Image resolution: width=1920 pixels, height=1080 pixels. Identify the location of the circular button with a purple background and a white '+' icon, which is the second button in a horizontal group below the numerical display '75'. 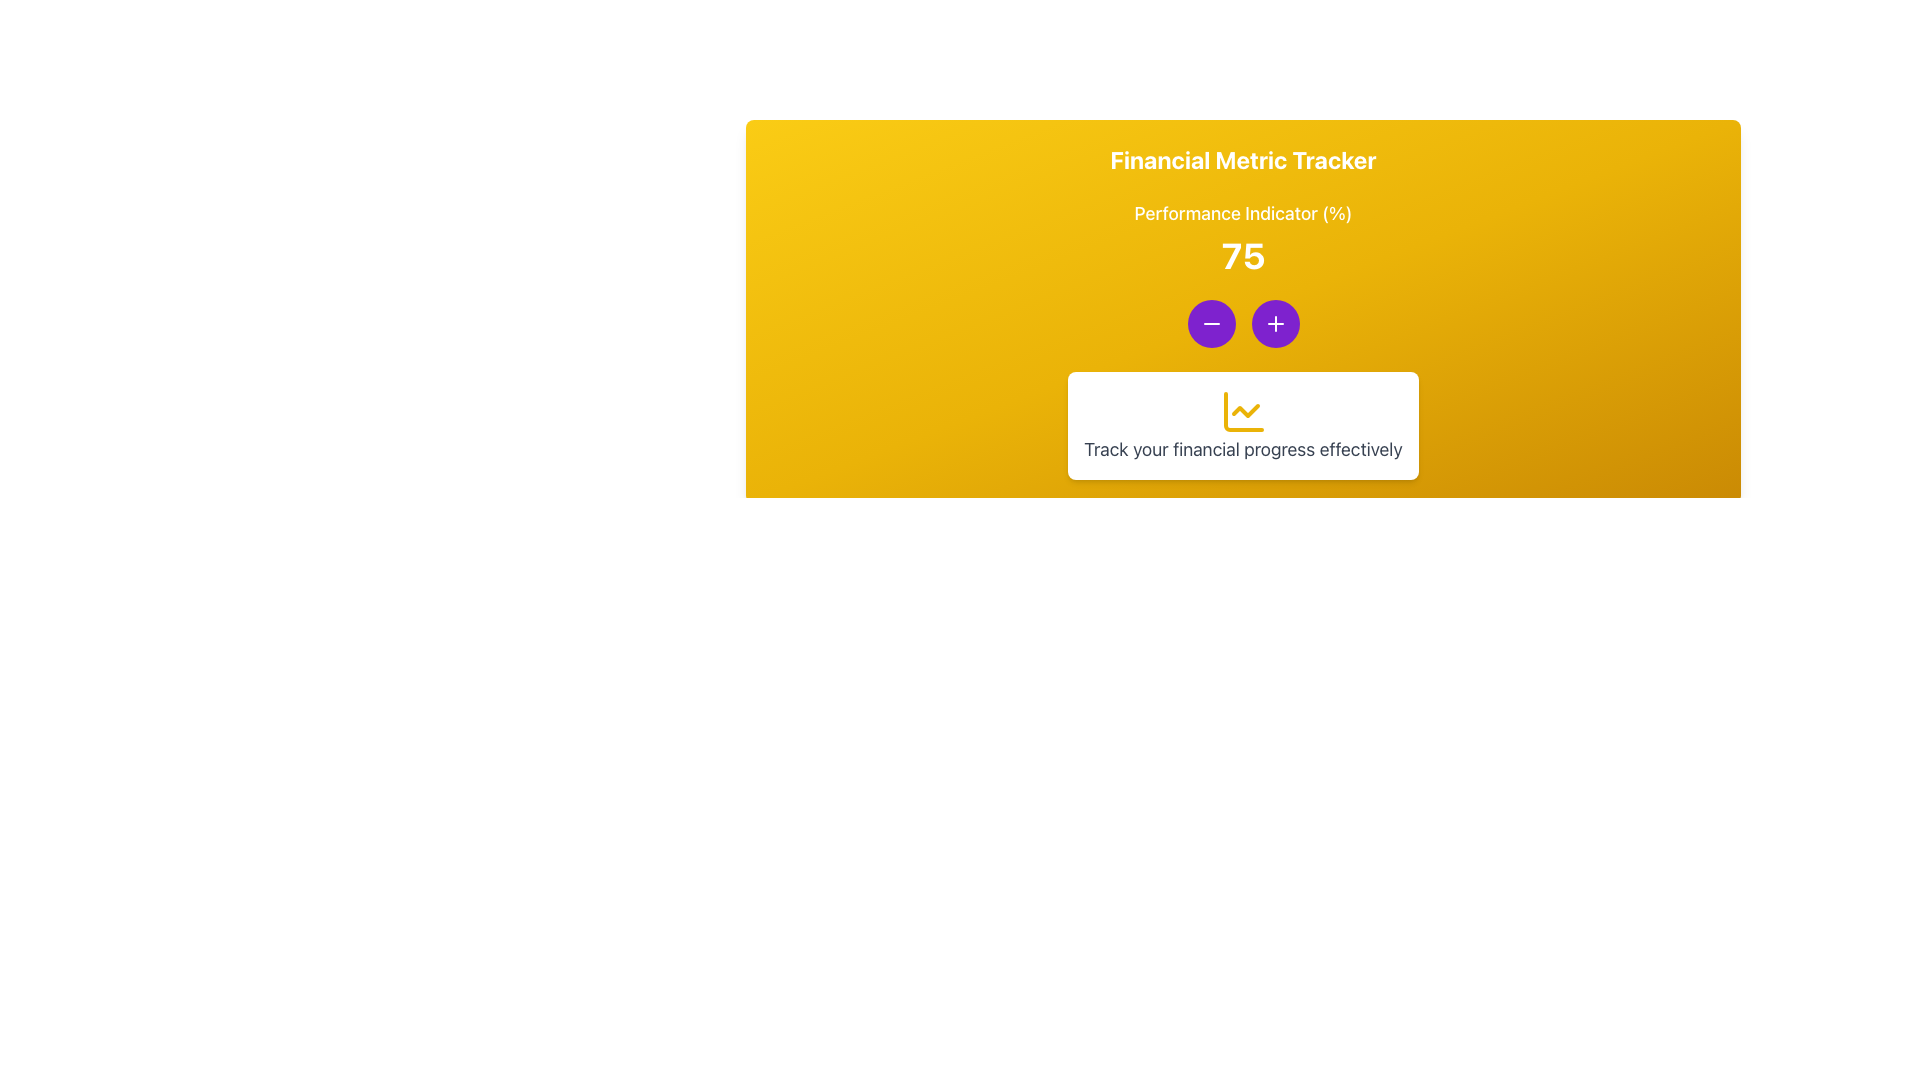
(1274, 323).